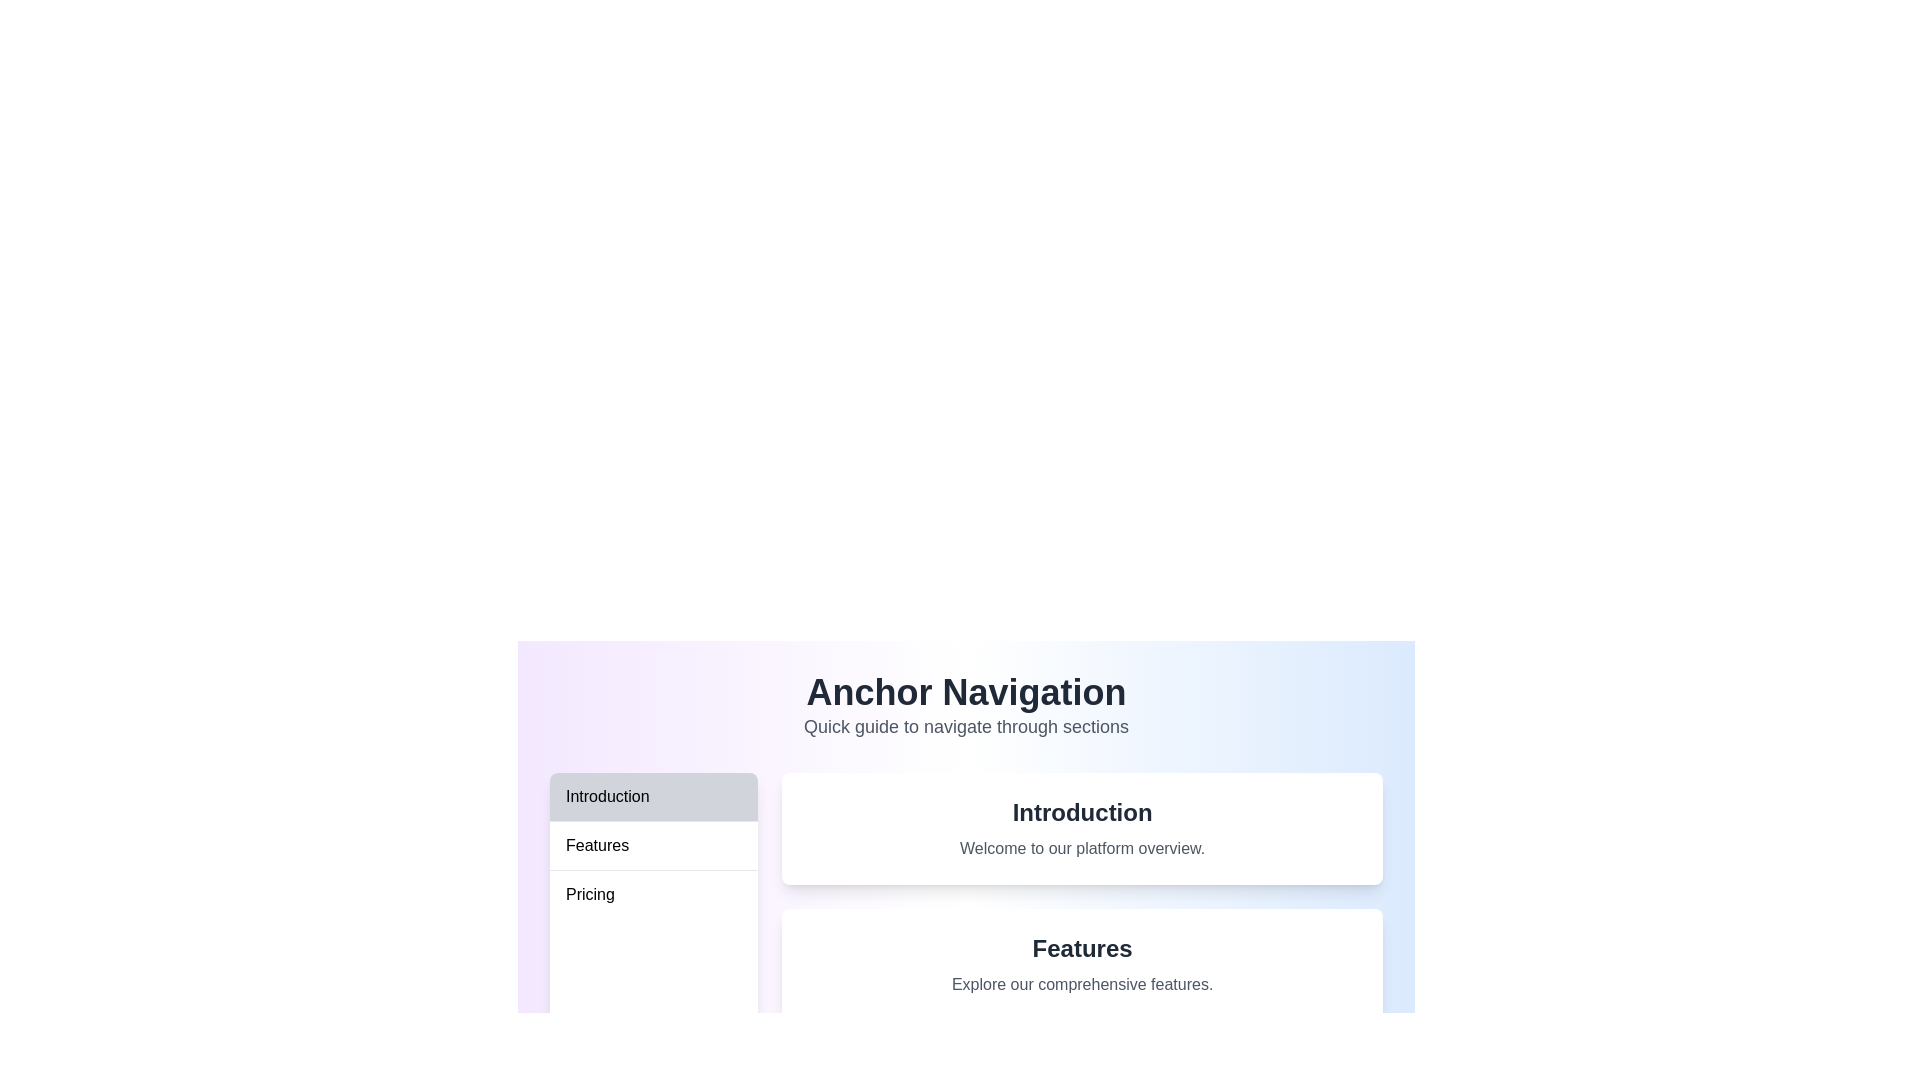  What do you see at coordinates (654, 893) in the screenshot?
I see `the 'Pricing' button in the vertical navigation menu to change its background color to light gray` at bounding box center [654, 893].